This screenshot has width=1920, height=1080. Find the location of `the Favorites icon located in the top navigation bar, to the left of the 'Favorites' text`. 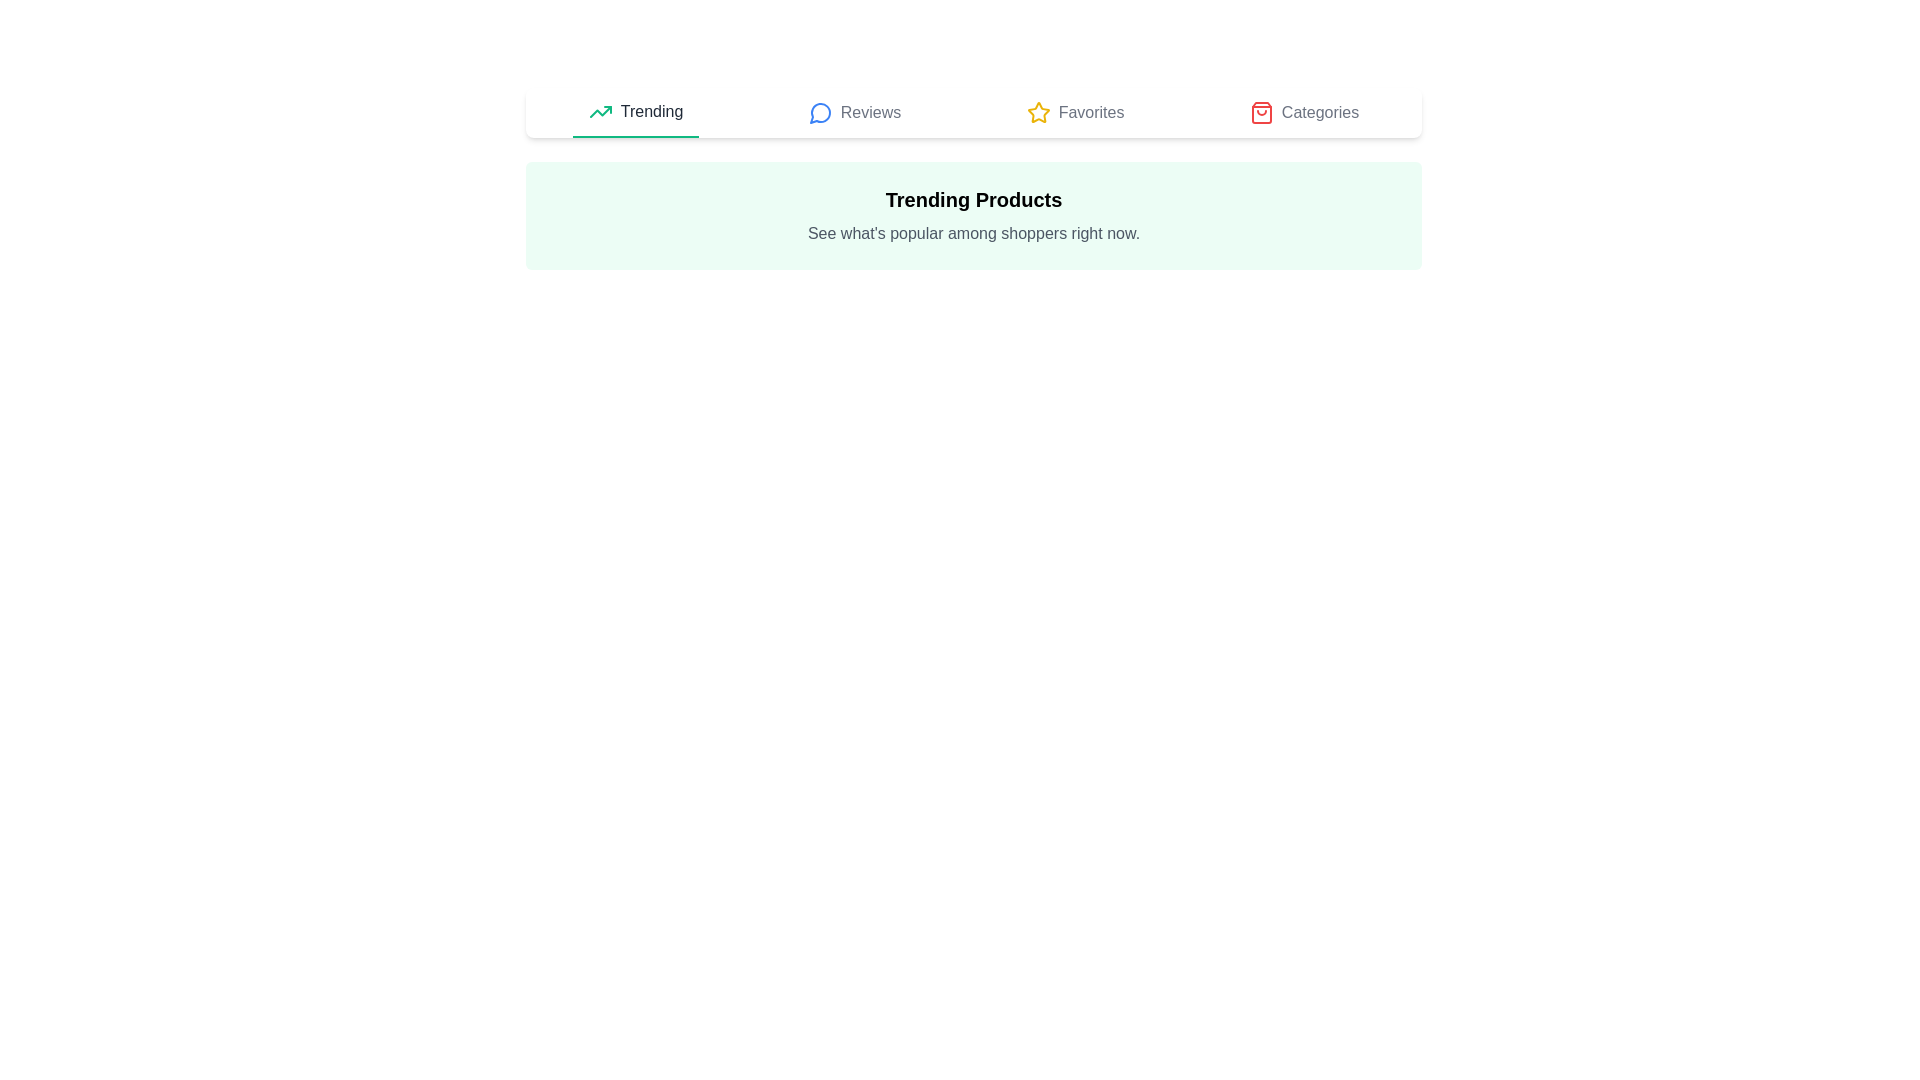

the Favorites icon located in the top navigation bar, to the left of the 'Favorites' text is located at coordinates (1038, 112).